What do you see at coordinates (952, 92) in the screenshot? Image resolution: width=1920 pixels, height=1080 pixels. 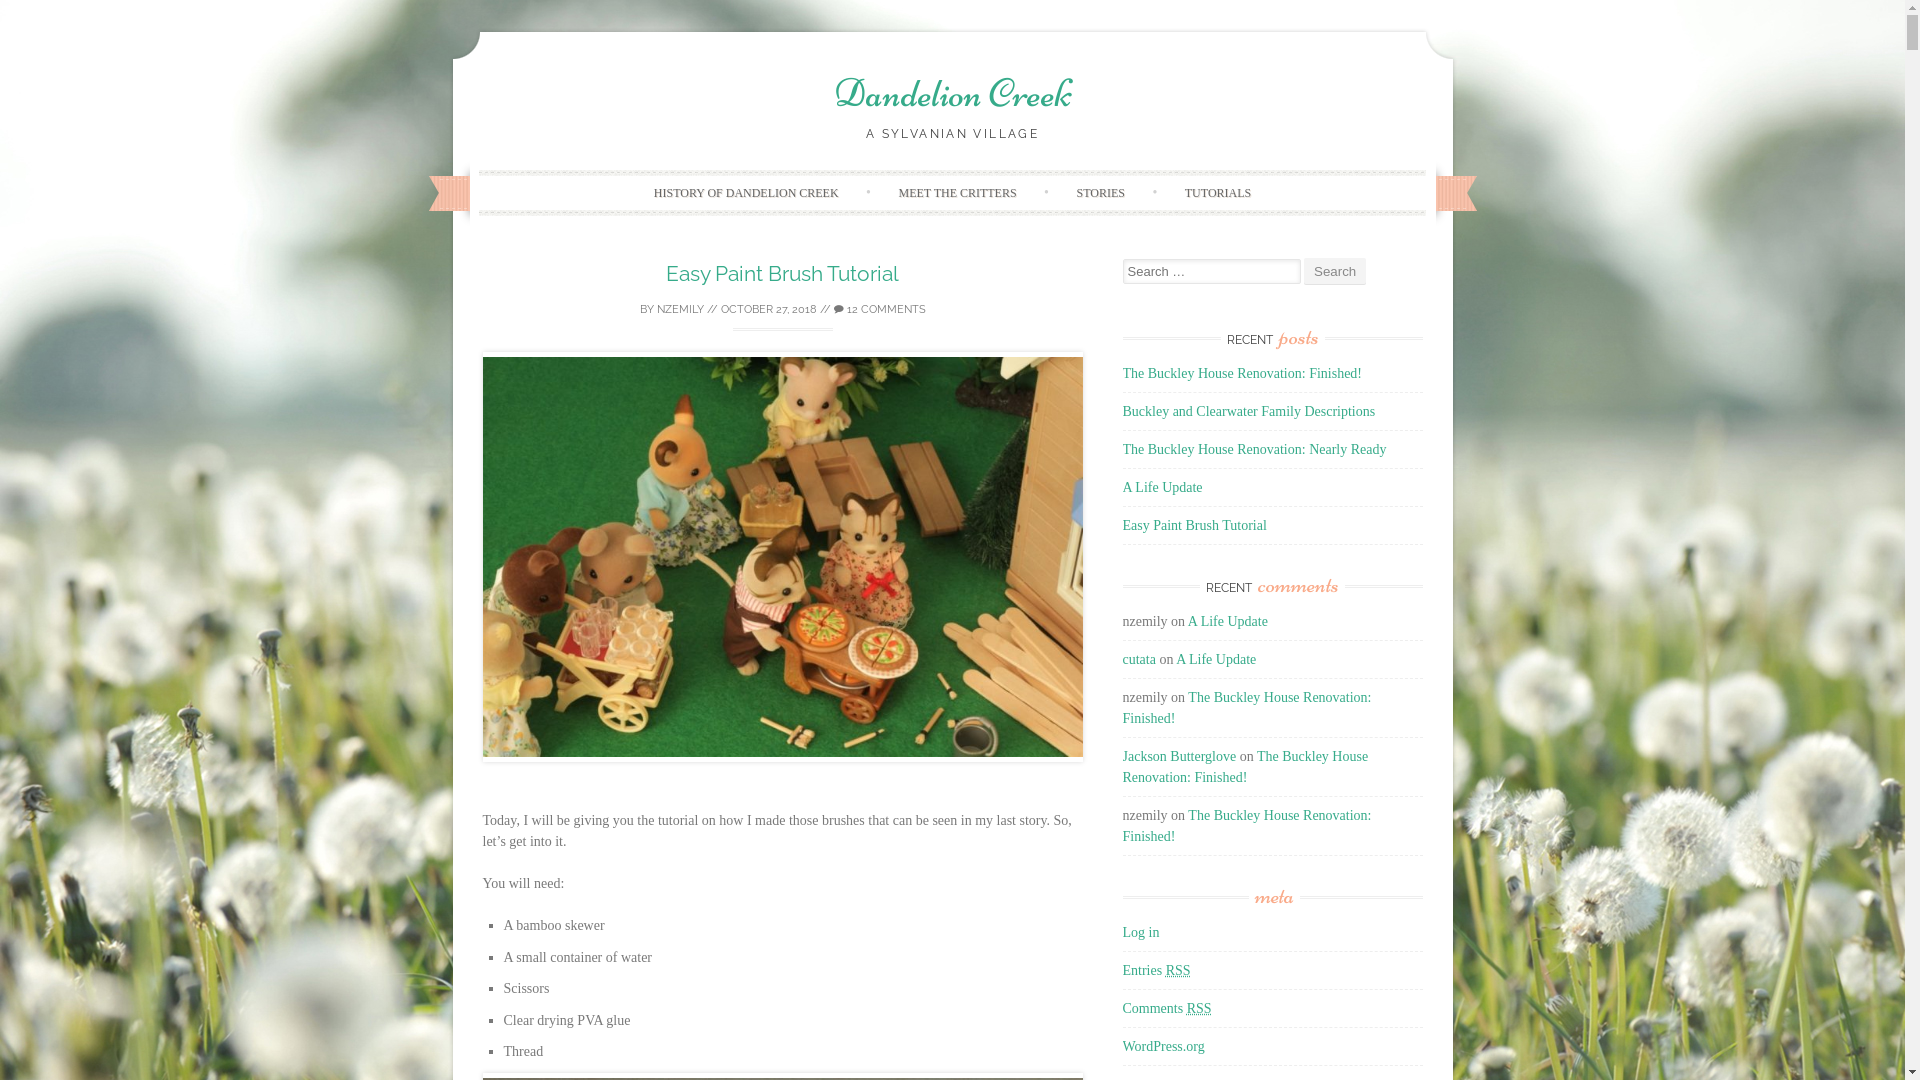 I see `'Dandelion Creek'` at bounding box center [952, 92].